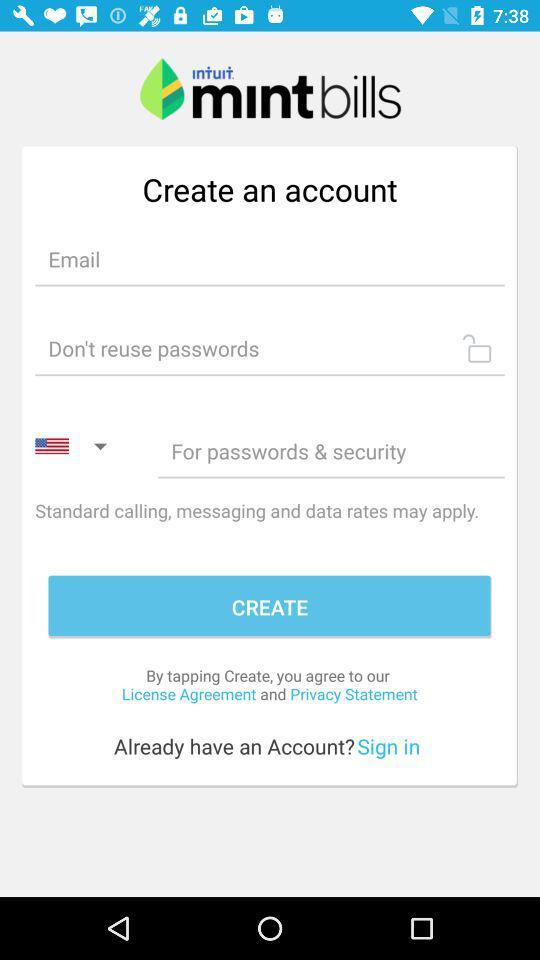 The height and width of the screenshot is (960, 540). Describe the element at coordinates (331, 451) in the screenshot. I see `type password` at that location.